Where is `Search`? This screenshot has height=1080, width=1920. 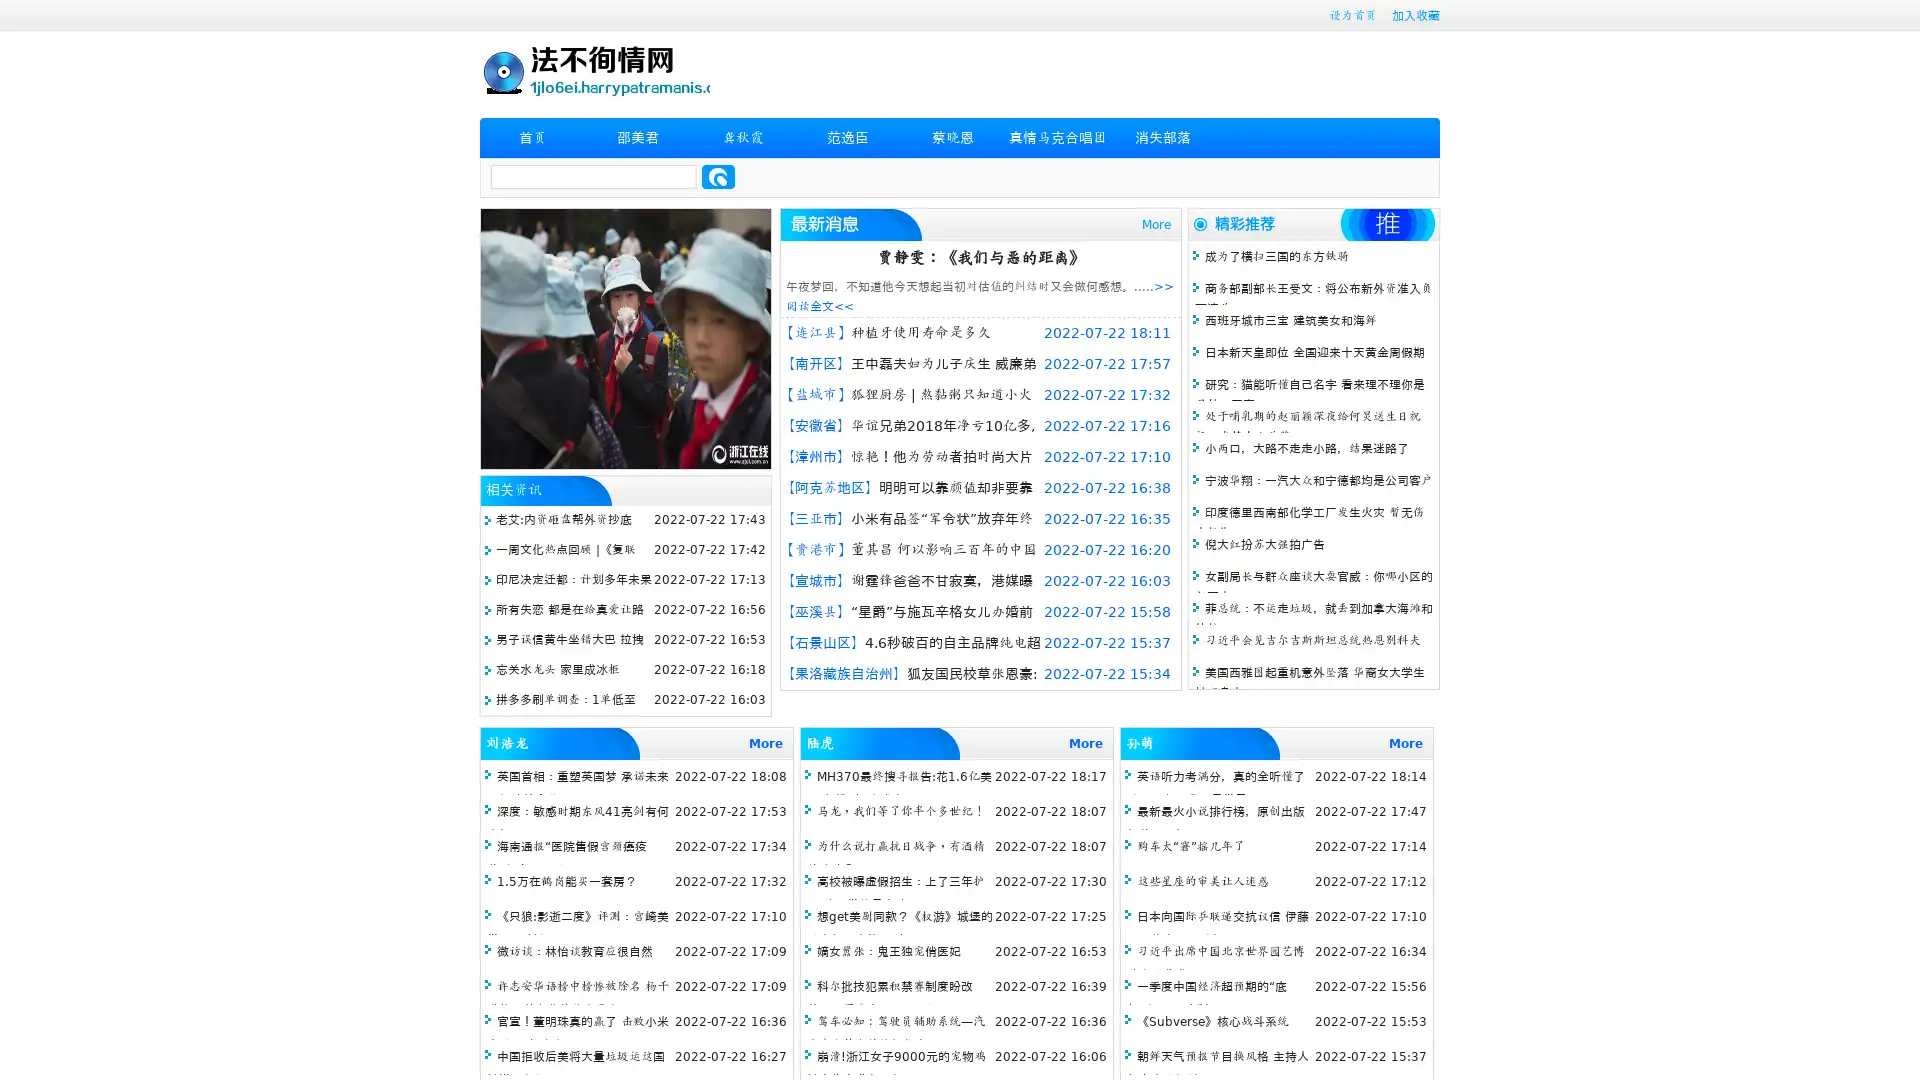 Search is located at coordinates (718, 176).